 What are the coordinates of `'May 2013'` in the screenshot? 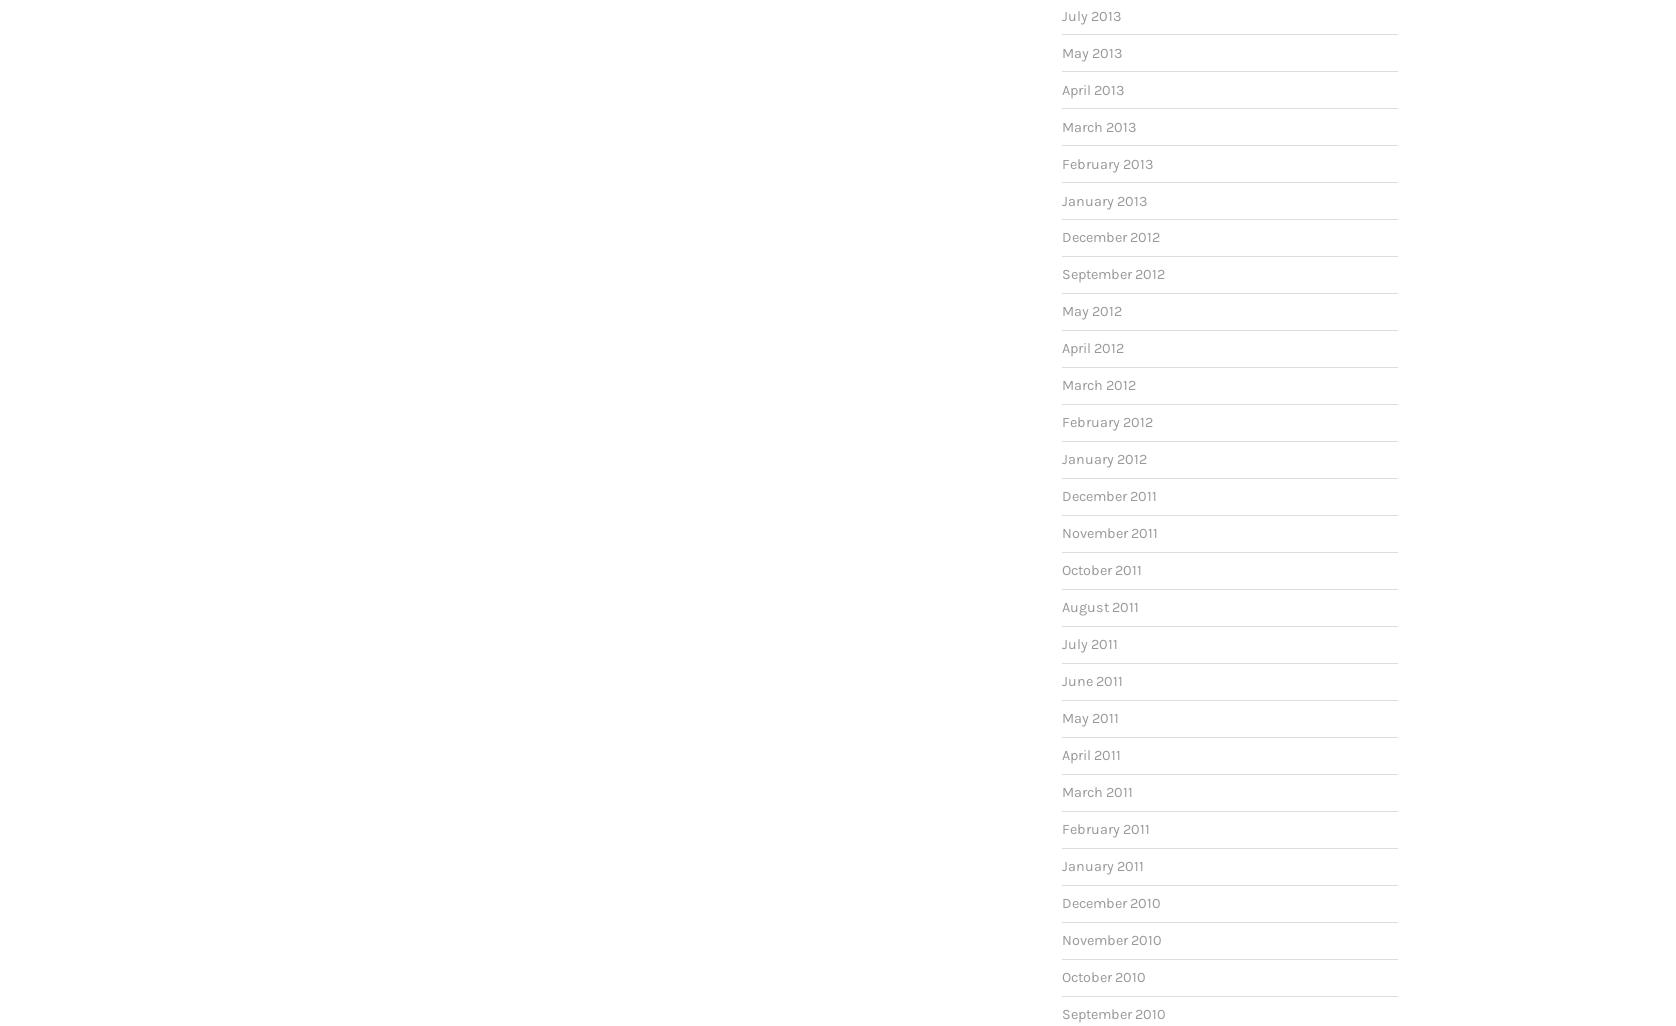 It's located at (1091, 51).